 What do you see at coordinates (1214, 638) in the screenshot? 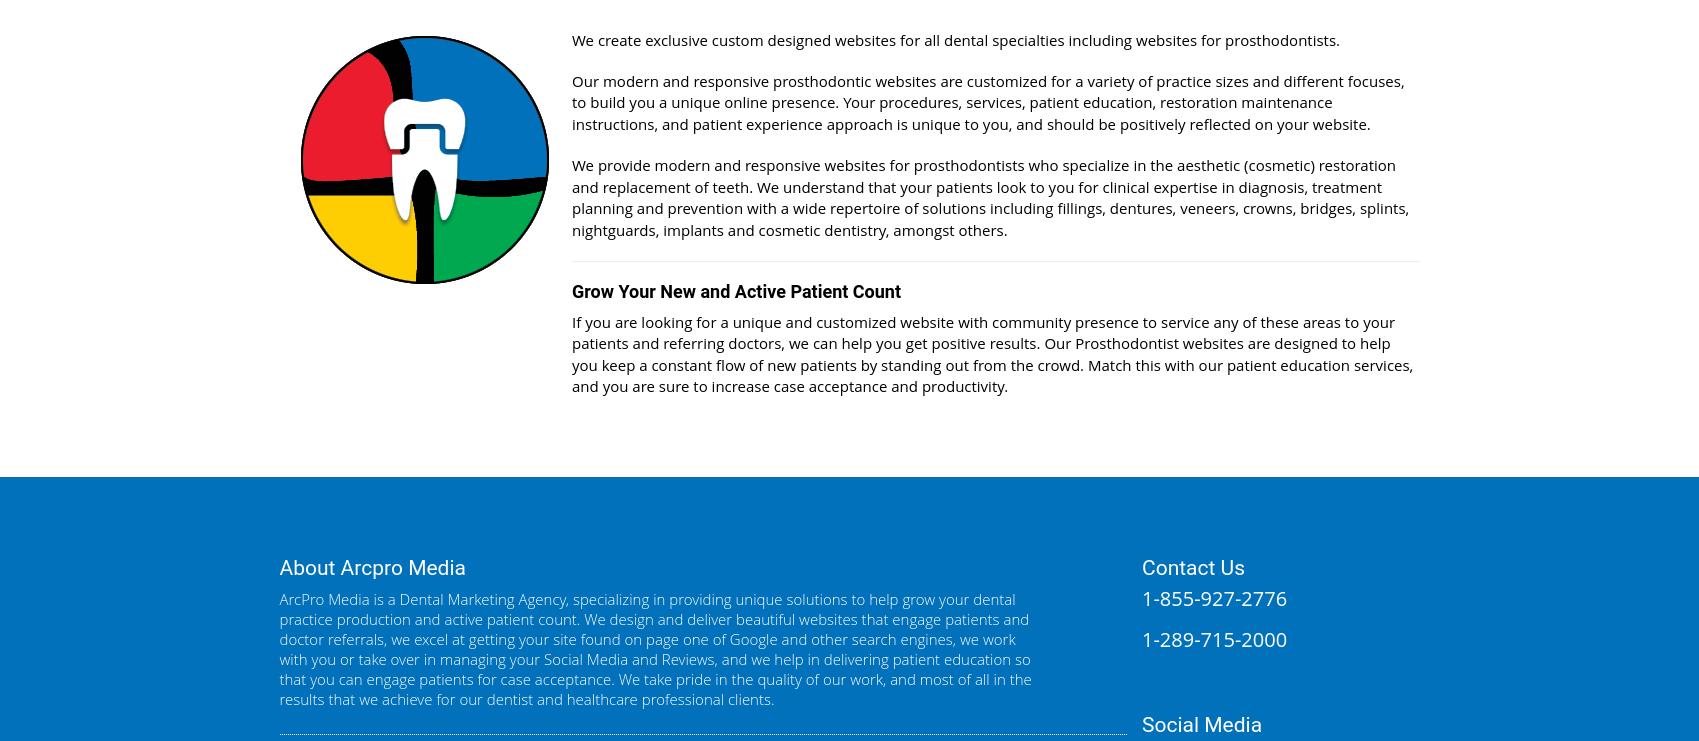
I see `'1-289-715-2000'` at bounding box center [1214, 638].